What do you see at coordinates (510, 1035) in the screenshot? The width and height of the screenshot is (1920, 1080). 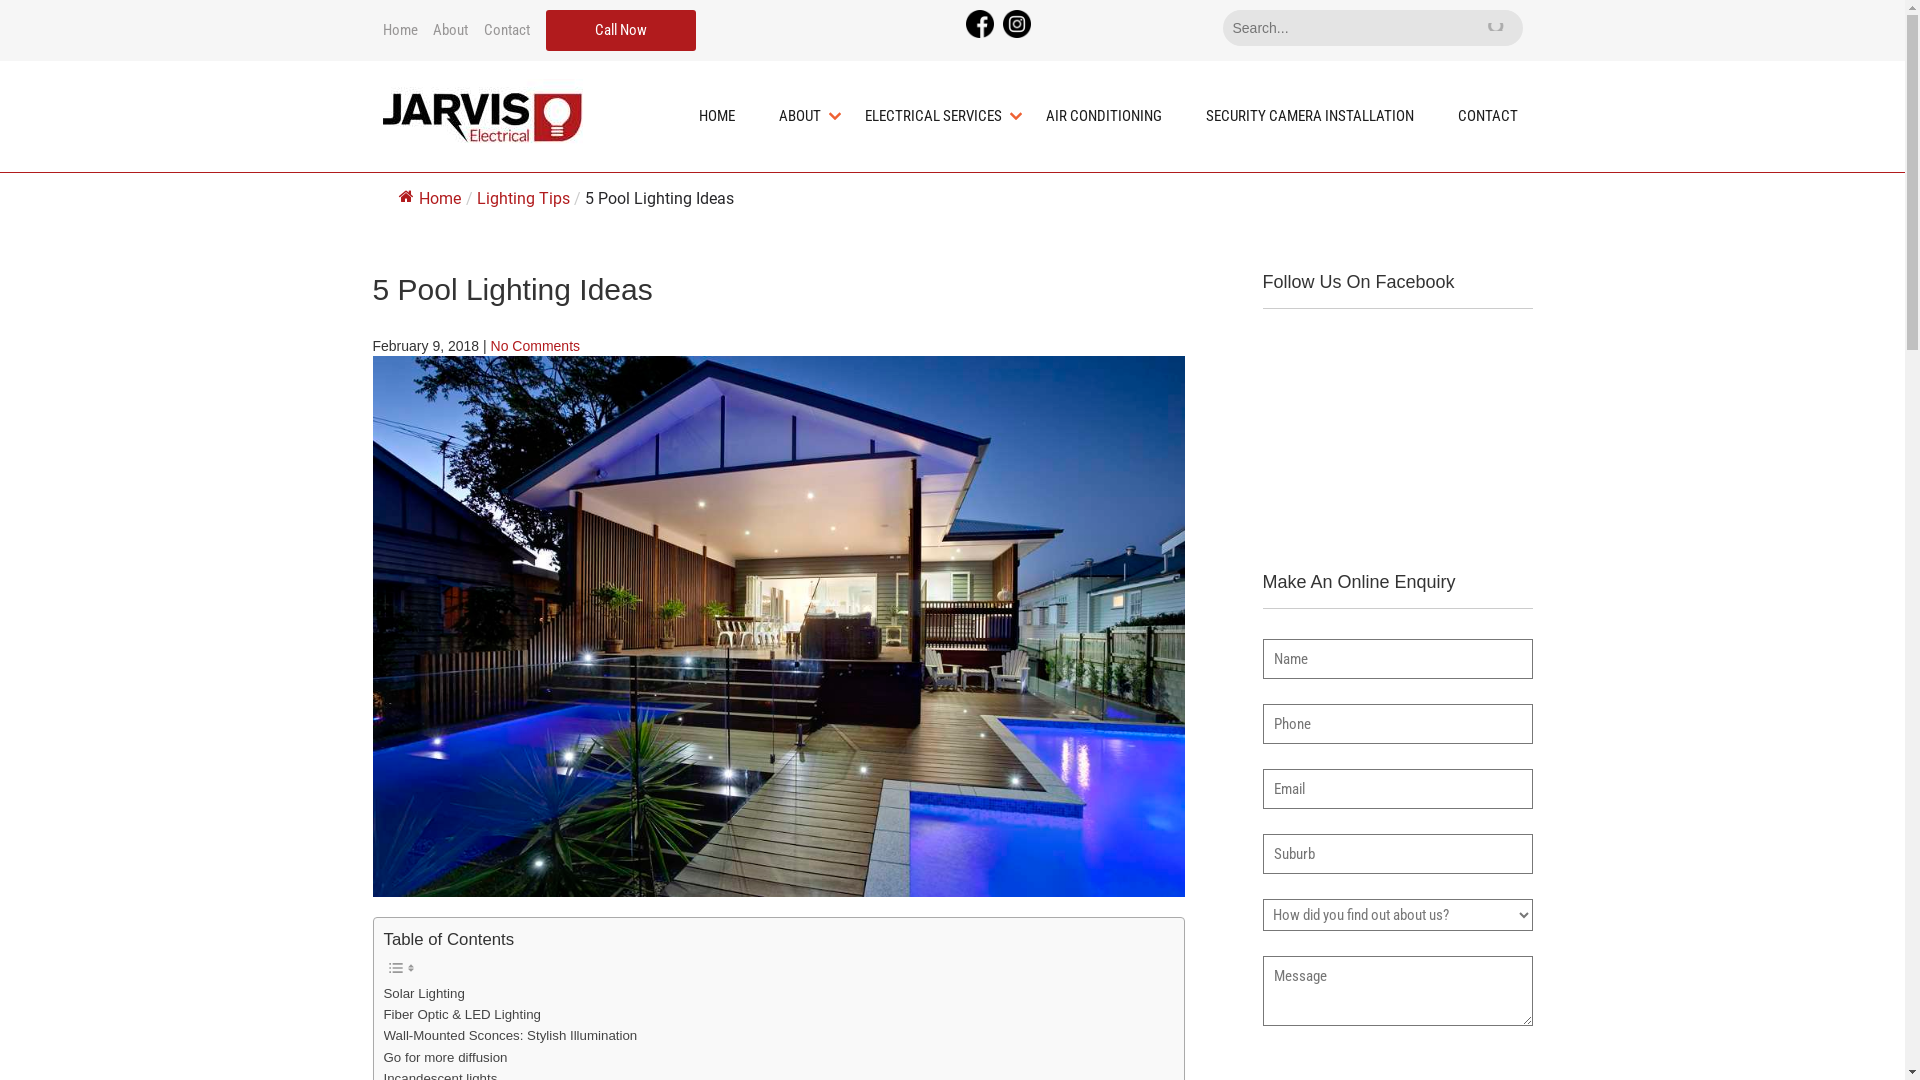 I see `'Wall-Mounted Sconces: Stylish Illumination'` at bounding box center [510, 1035].